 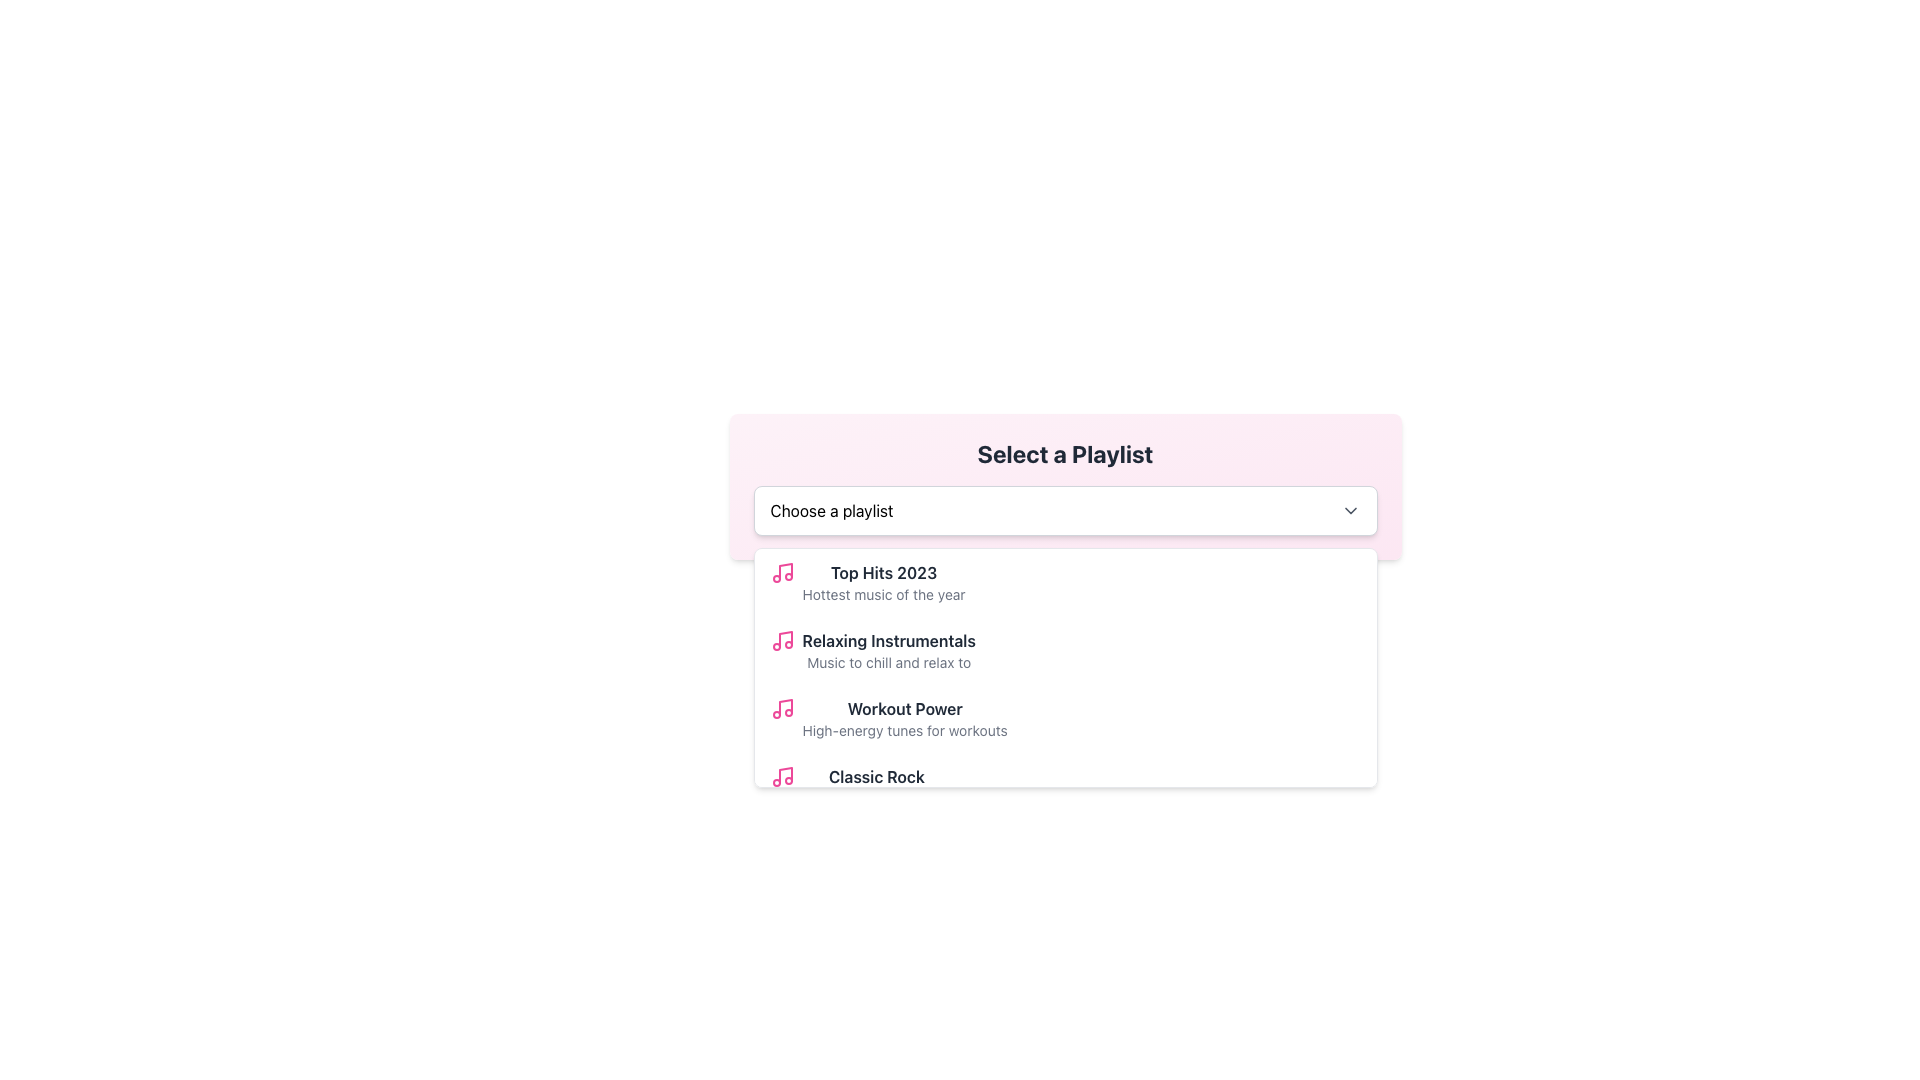 What do you see at coordinates (784, 639) in the screenshot?
I see `the stylized musical note icon located to the left of the text 'Relaxing Instrumentals' in the dropdown playlist selector` at bounding box center [784, 639].